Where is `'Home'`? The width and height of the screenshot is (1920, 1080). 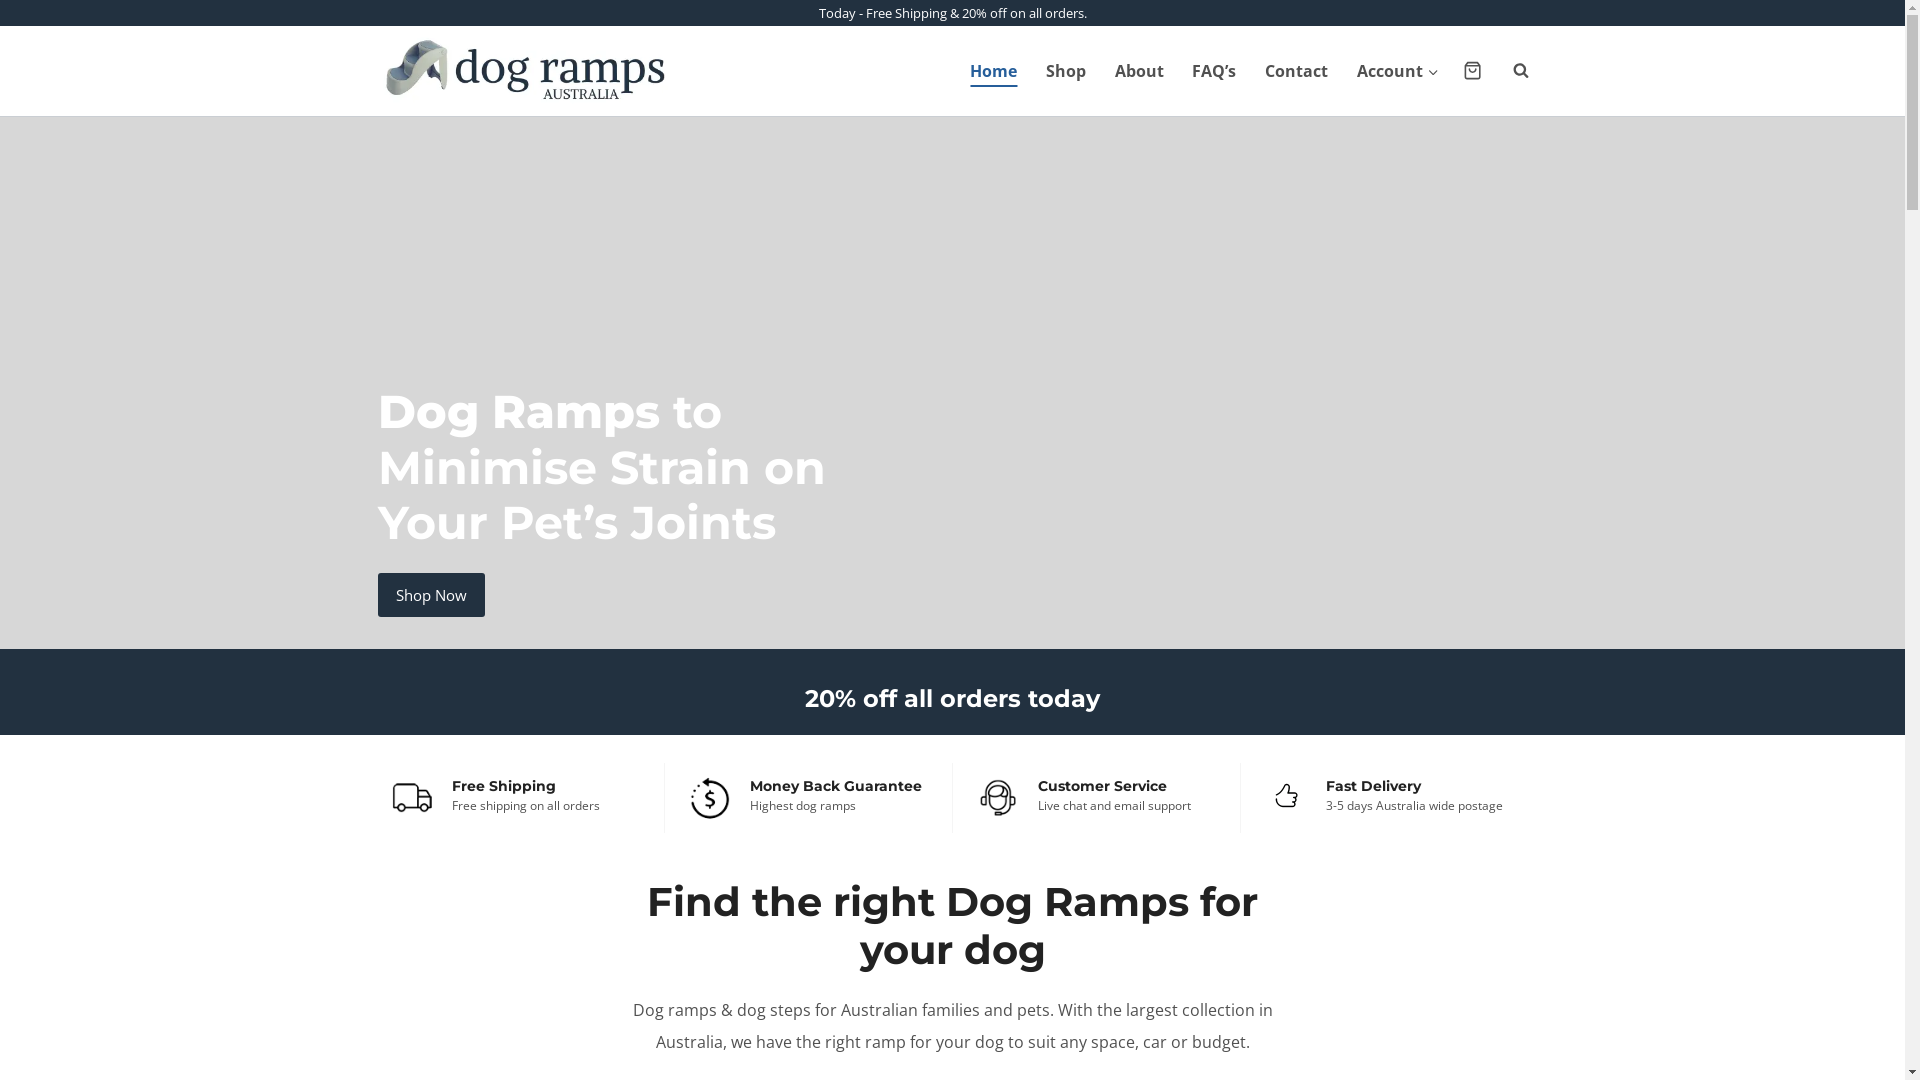 'Home' is located at coordinates (954, 69).